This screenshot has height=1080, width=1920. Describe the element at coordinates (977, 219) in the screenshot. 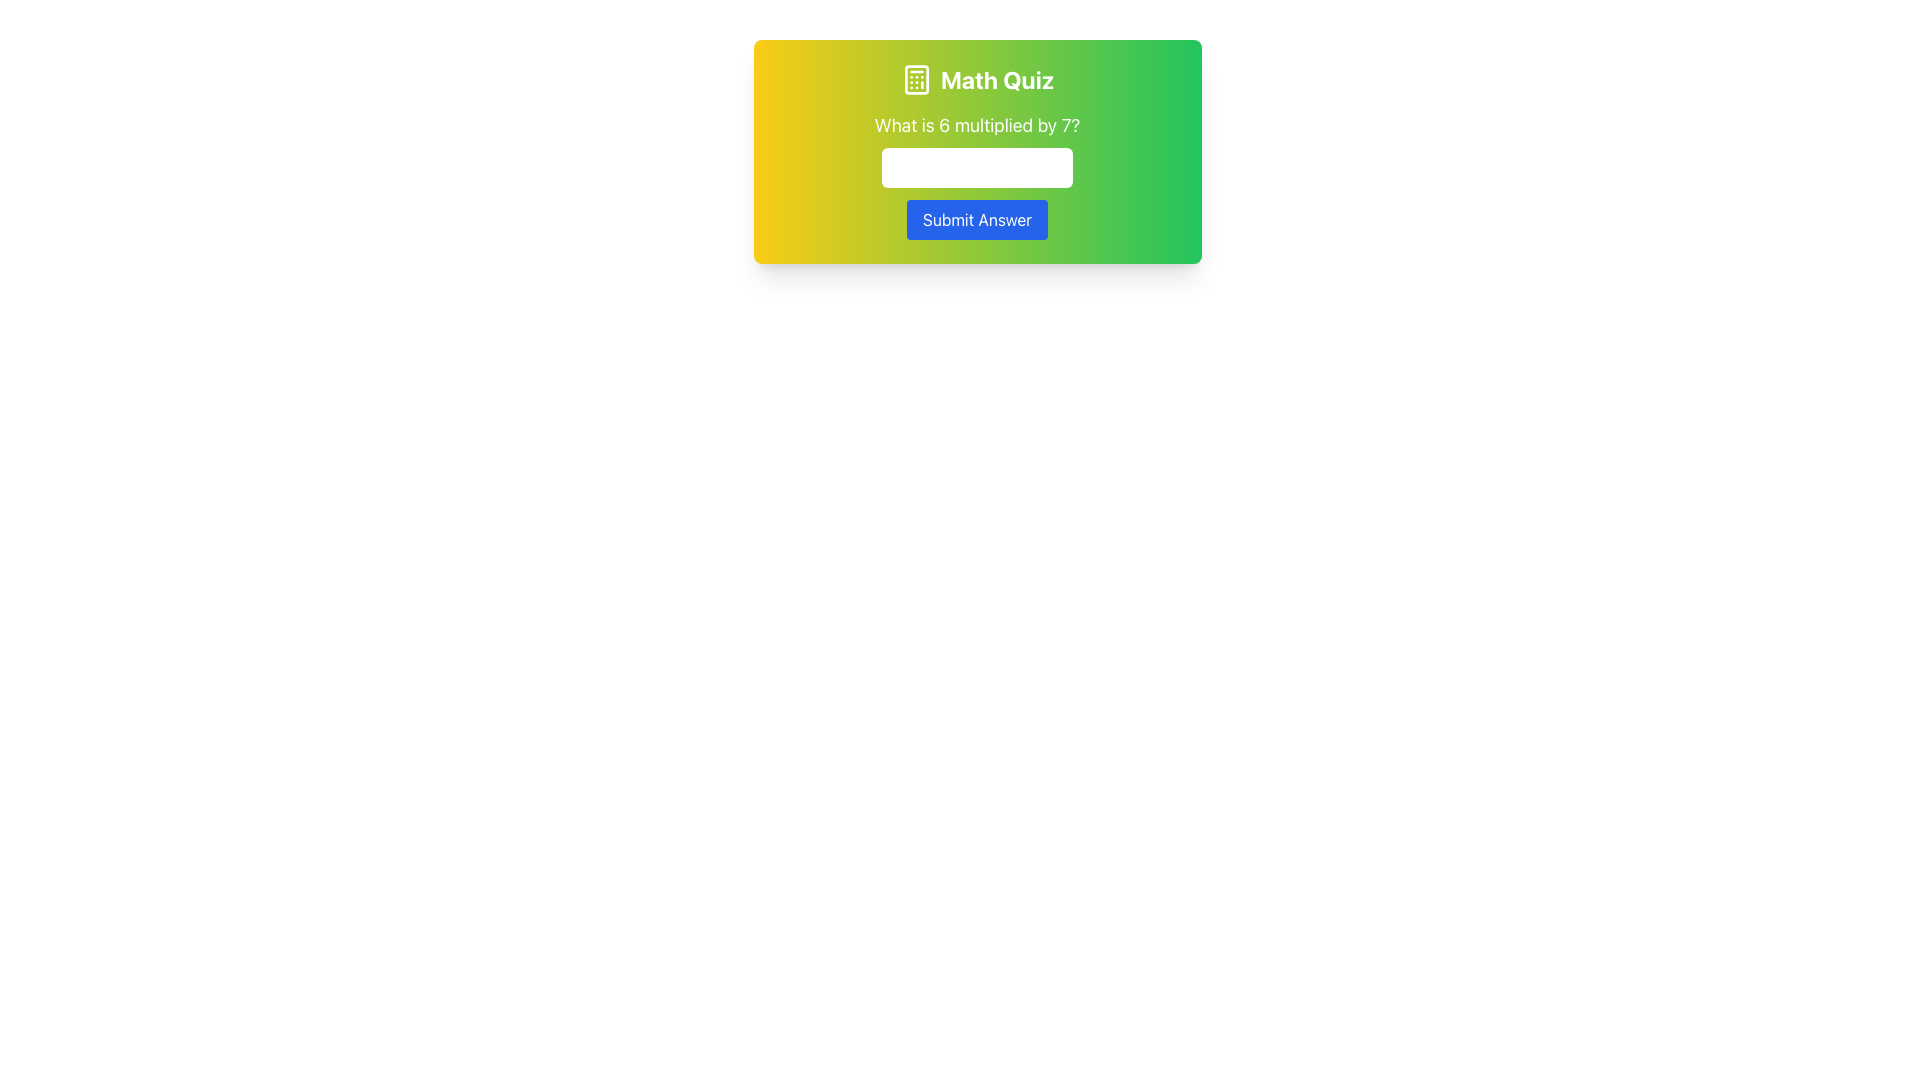

I see `the submit button located below the numeric input field` at that location.